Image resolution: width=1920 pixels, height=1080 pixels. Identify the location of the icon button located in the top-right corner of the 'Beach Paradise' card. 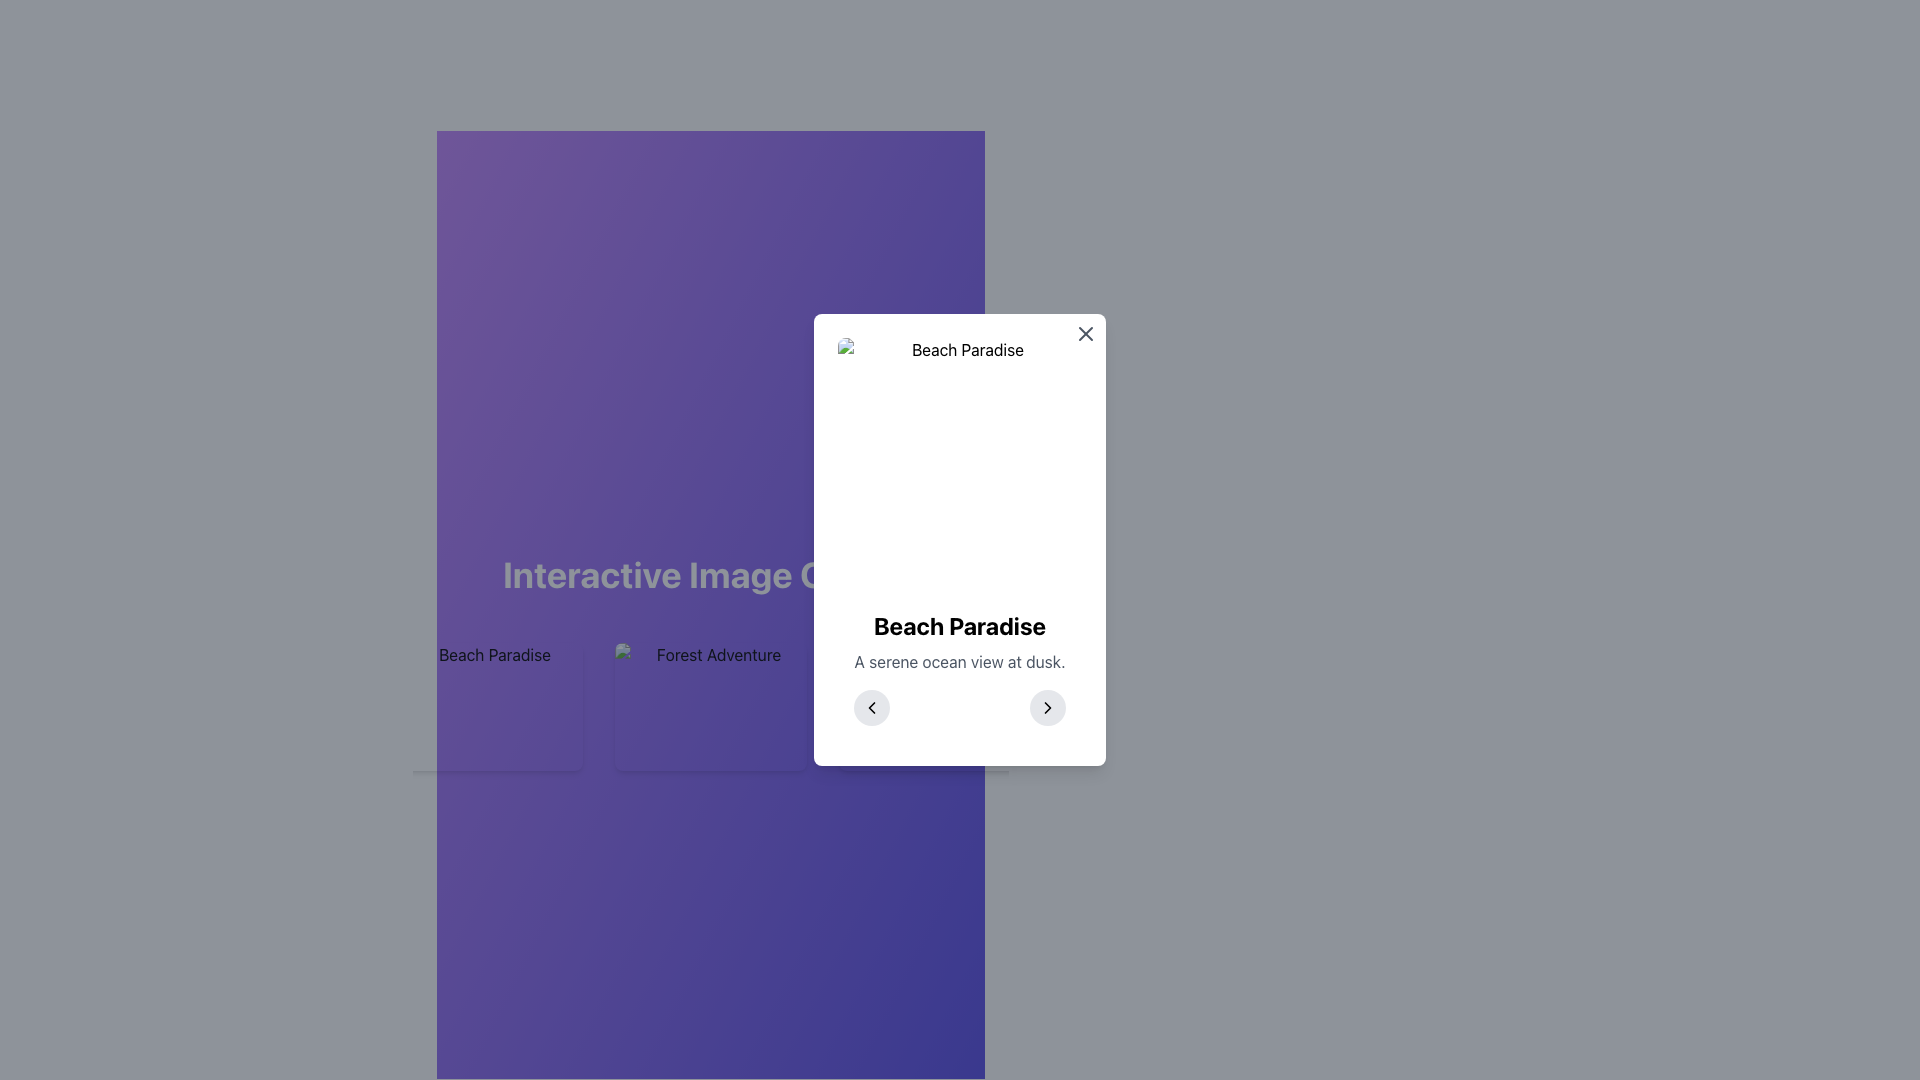
(1084, 333).